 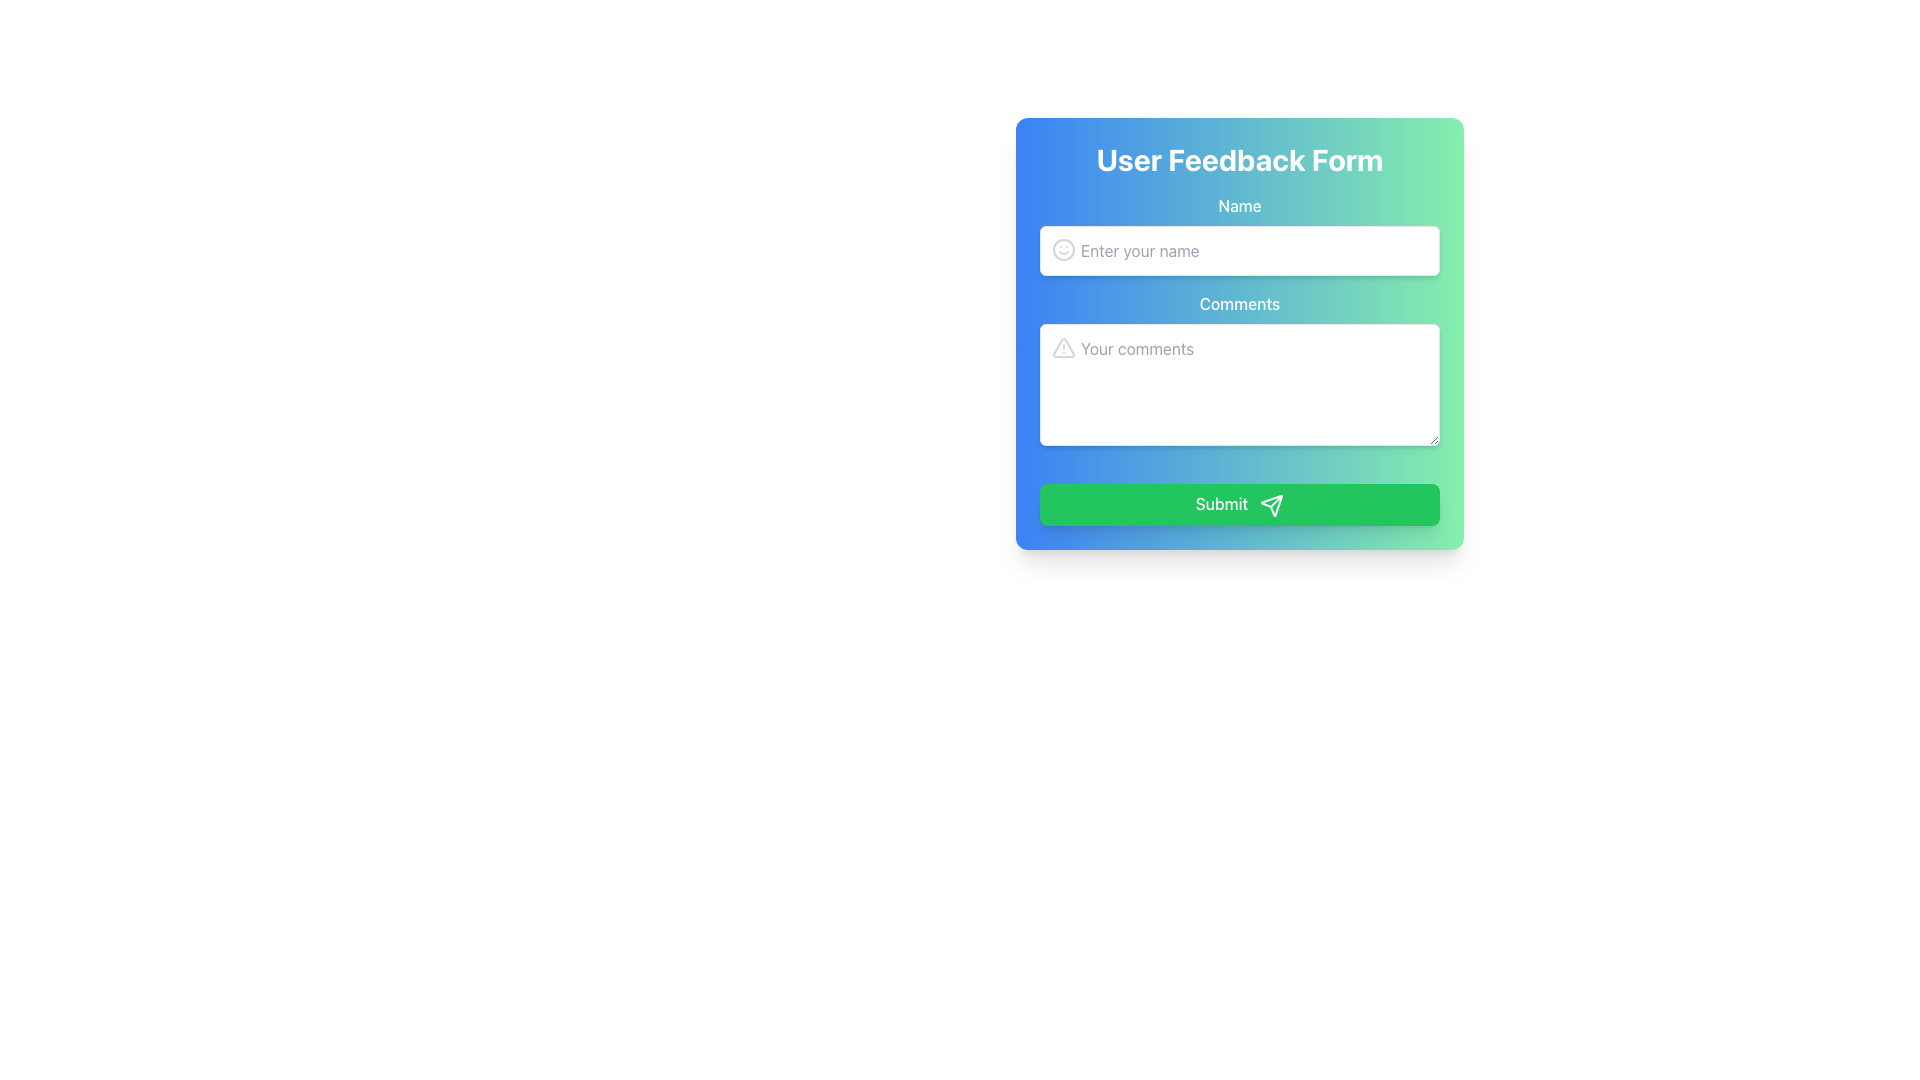 I want to click on the visual indicator icon located inside the 'Submit' button to the right of the text, which reinforces the functionality of sending or submitting the form, so click(x=1271, y=504).